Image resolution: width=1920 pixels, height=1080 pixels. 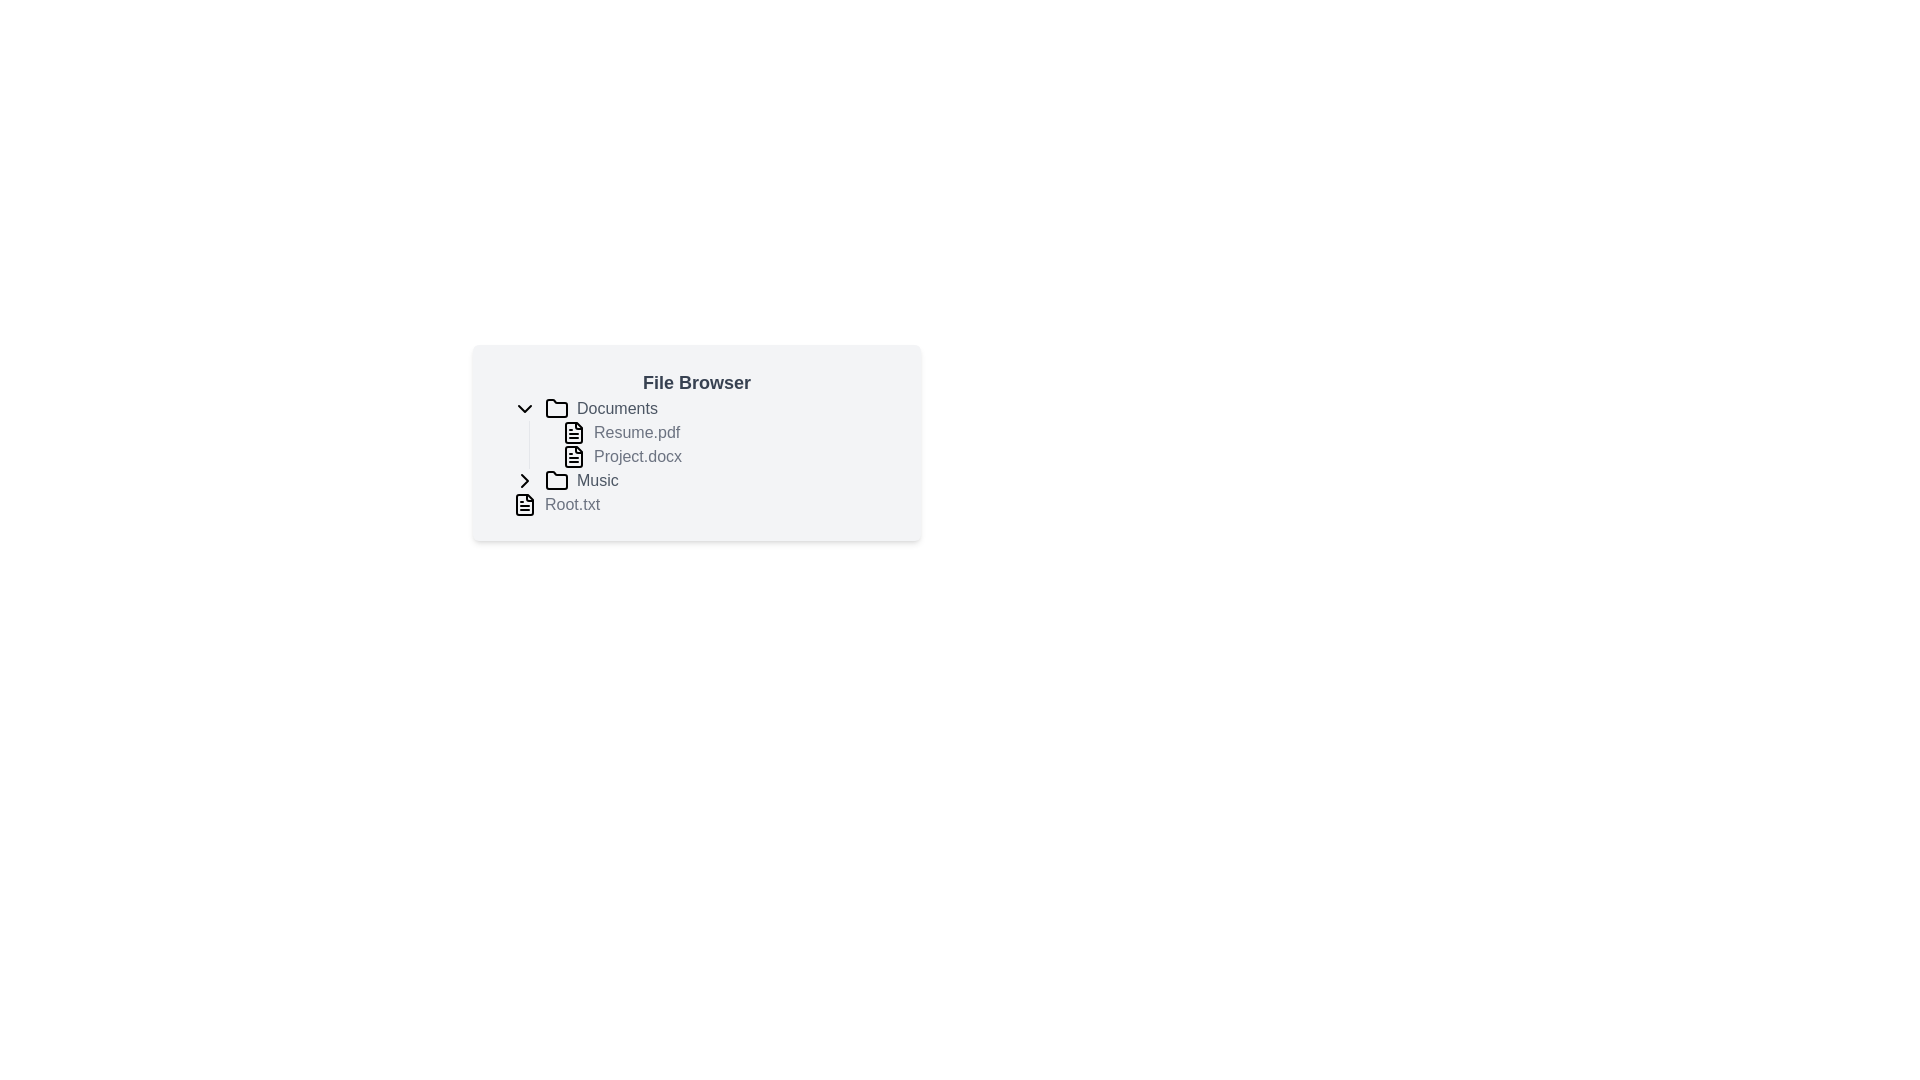 What do you see at coordinates (556, 504) in the screenshot?
I see `the list item representing the file 'Root.txt' in the file browser` at bounding box center [556, 504].